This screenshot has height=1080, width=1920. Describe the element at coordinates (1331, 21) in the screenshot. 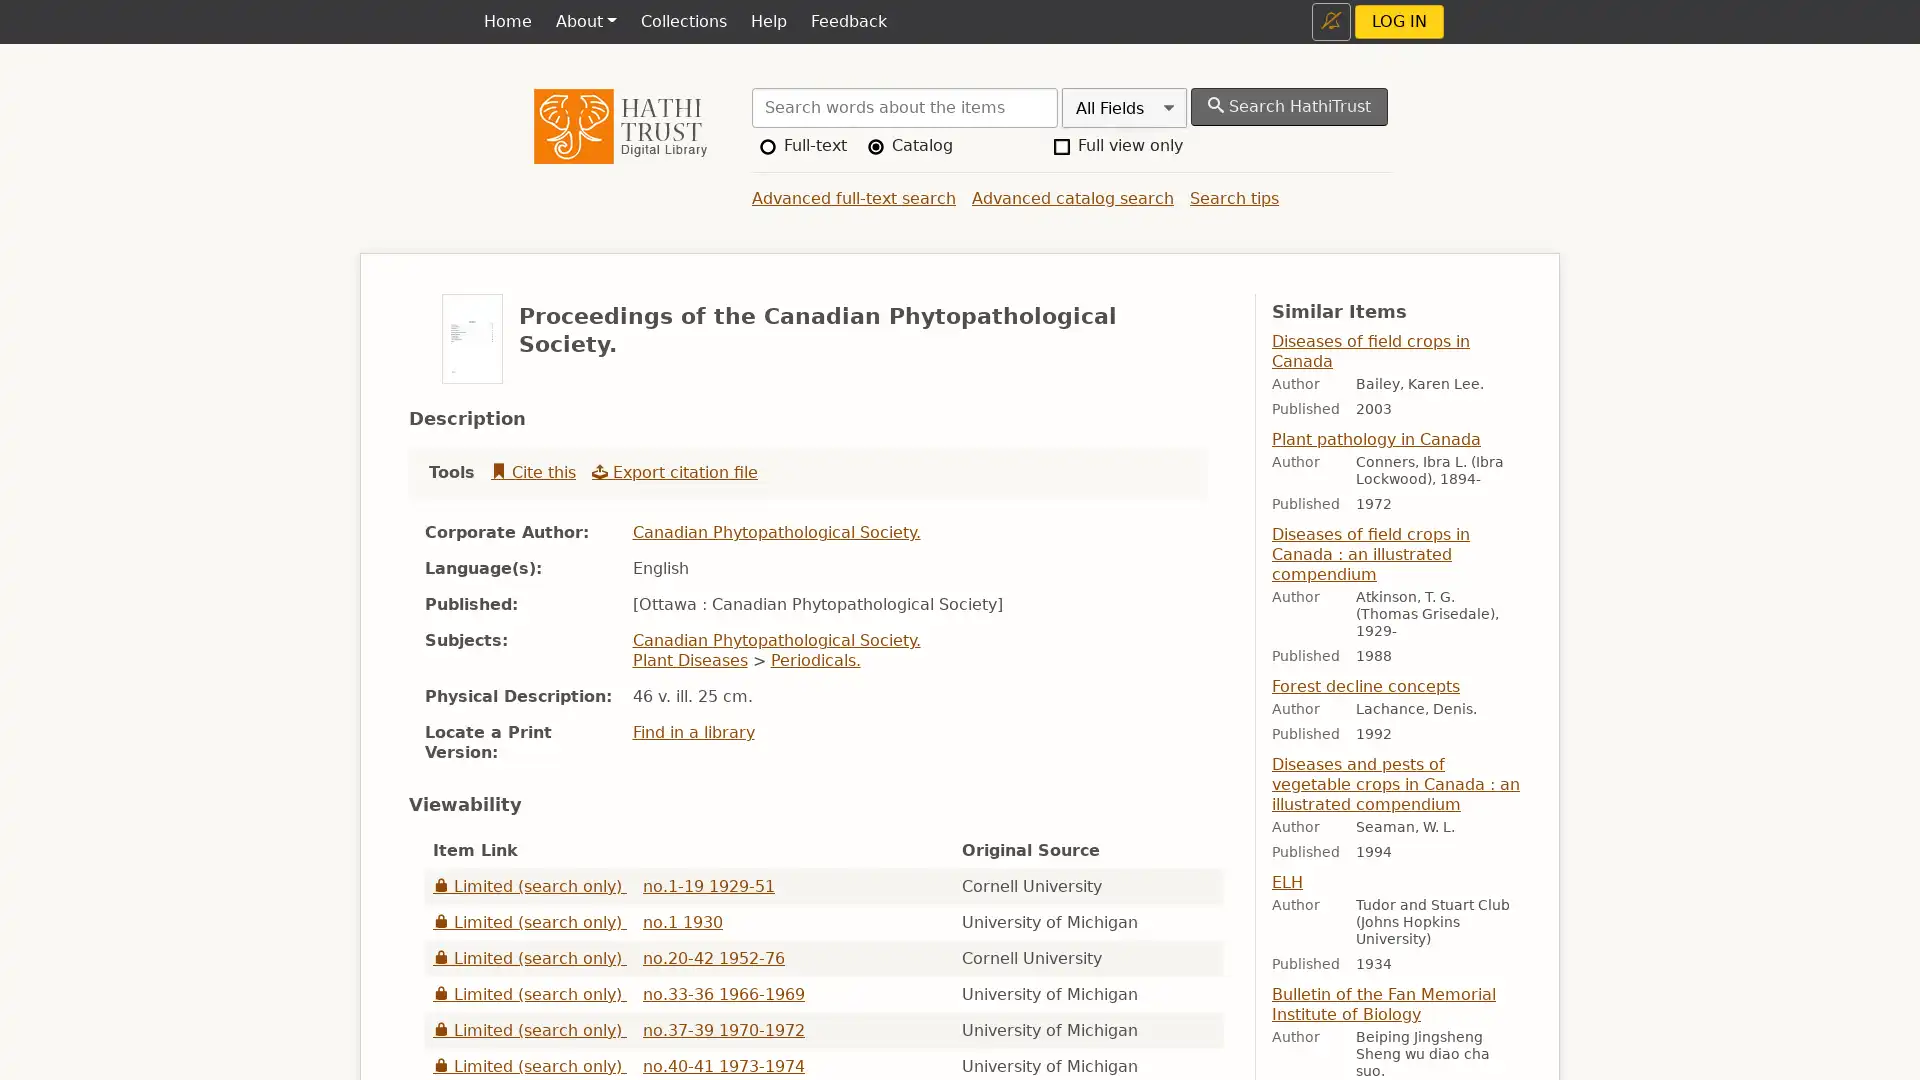

I see `Toggle Notifications` at that location.